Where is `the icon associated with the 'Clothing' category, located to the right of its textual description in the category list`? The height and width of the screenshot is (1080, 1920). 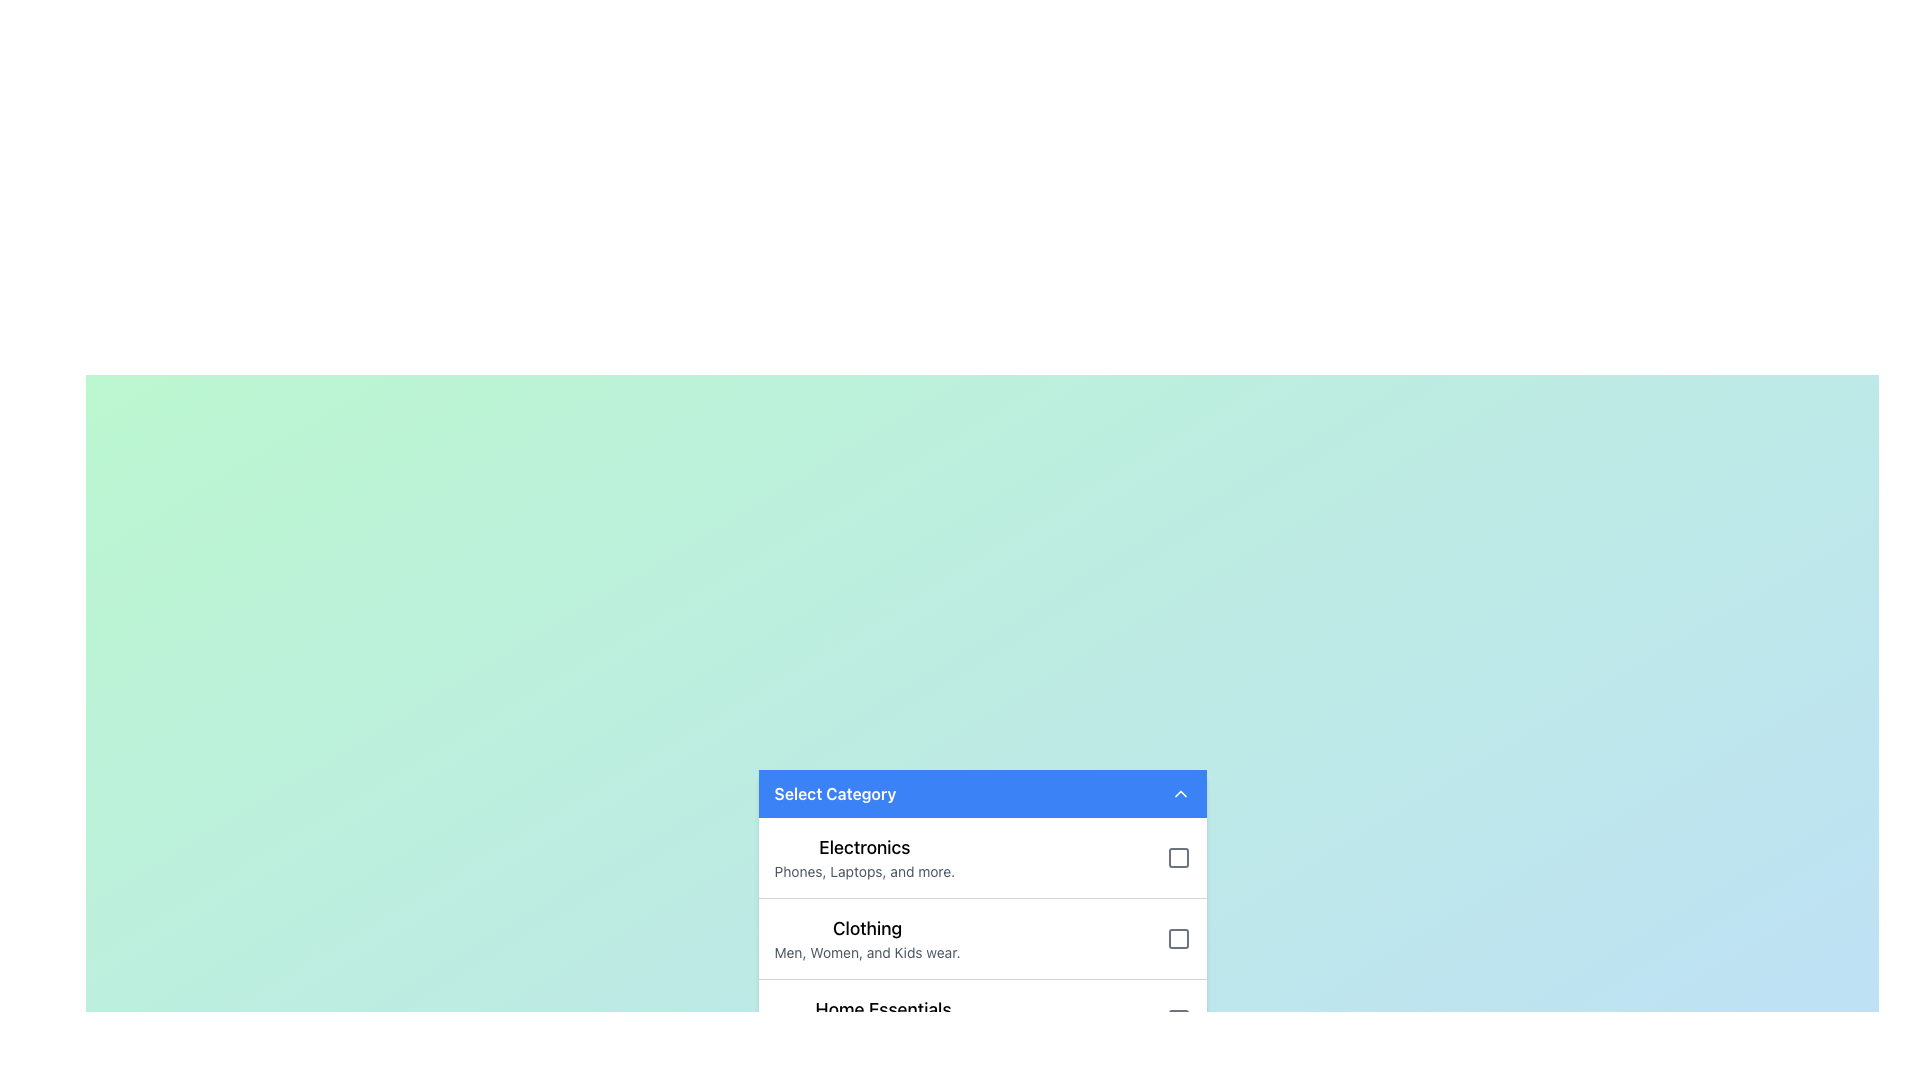
the icon associated with the 'Clothing' category, located to the right of its textual description in the category list is located at coordinates (1178, 938).